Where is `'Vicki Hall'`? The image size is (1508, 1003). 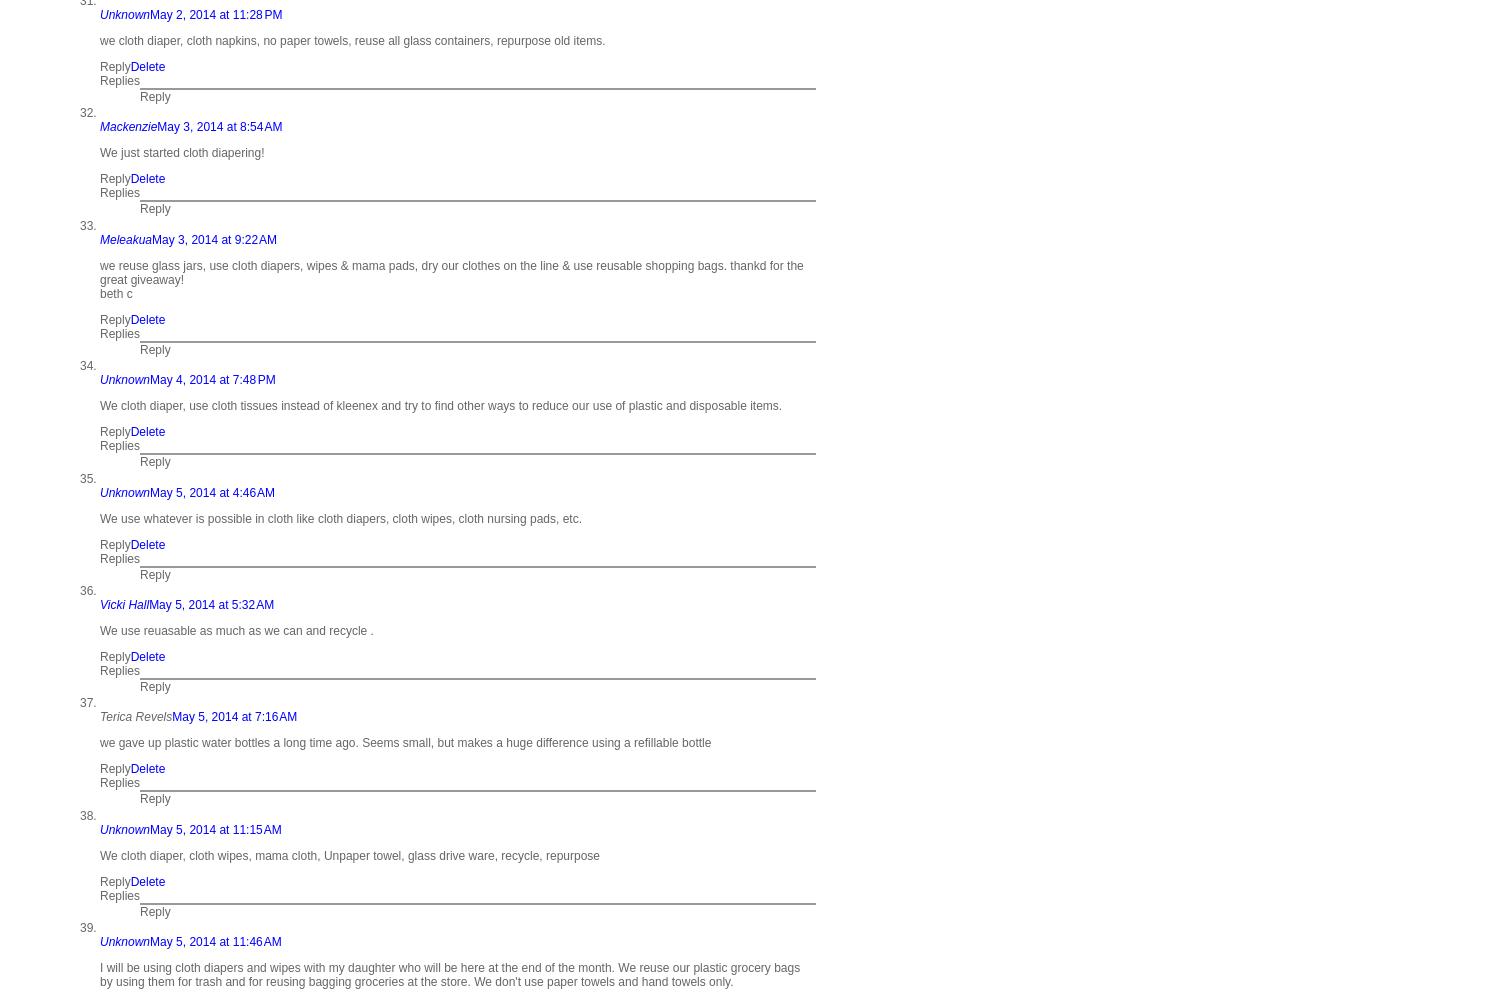
'Vicki Hall' is located at coordinates (99, 605).